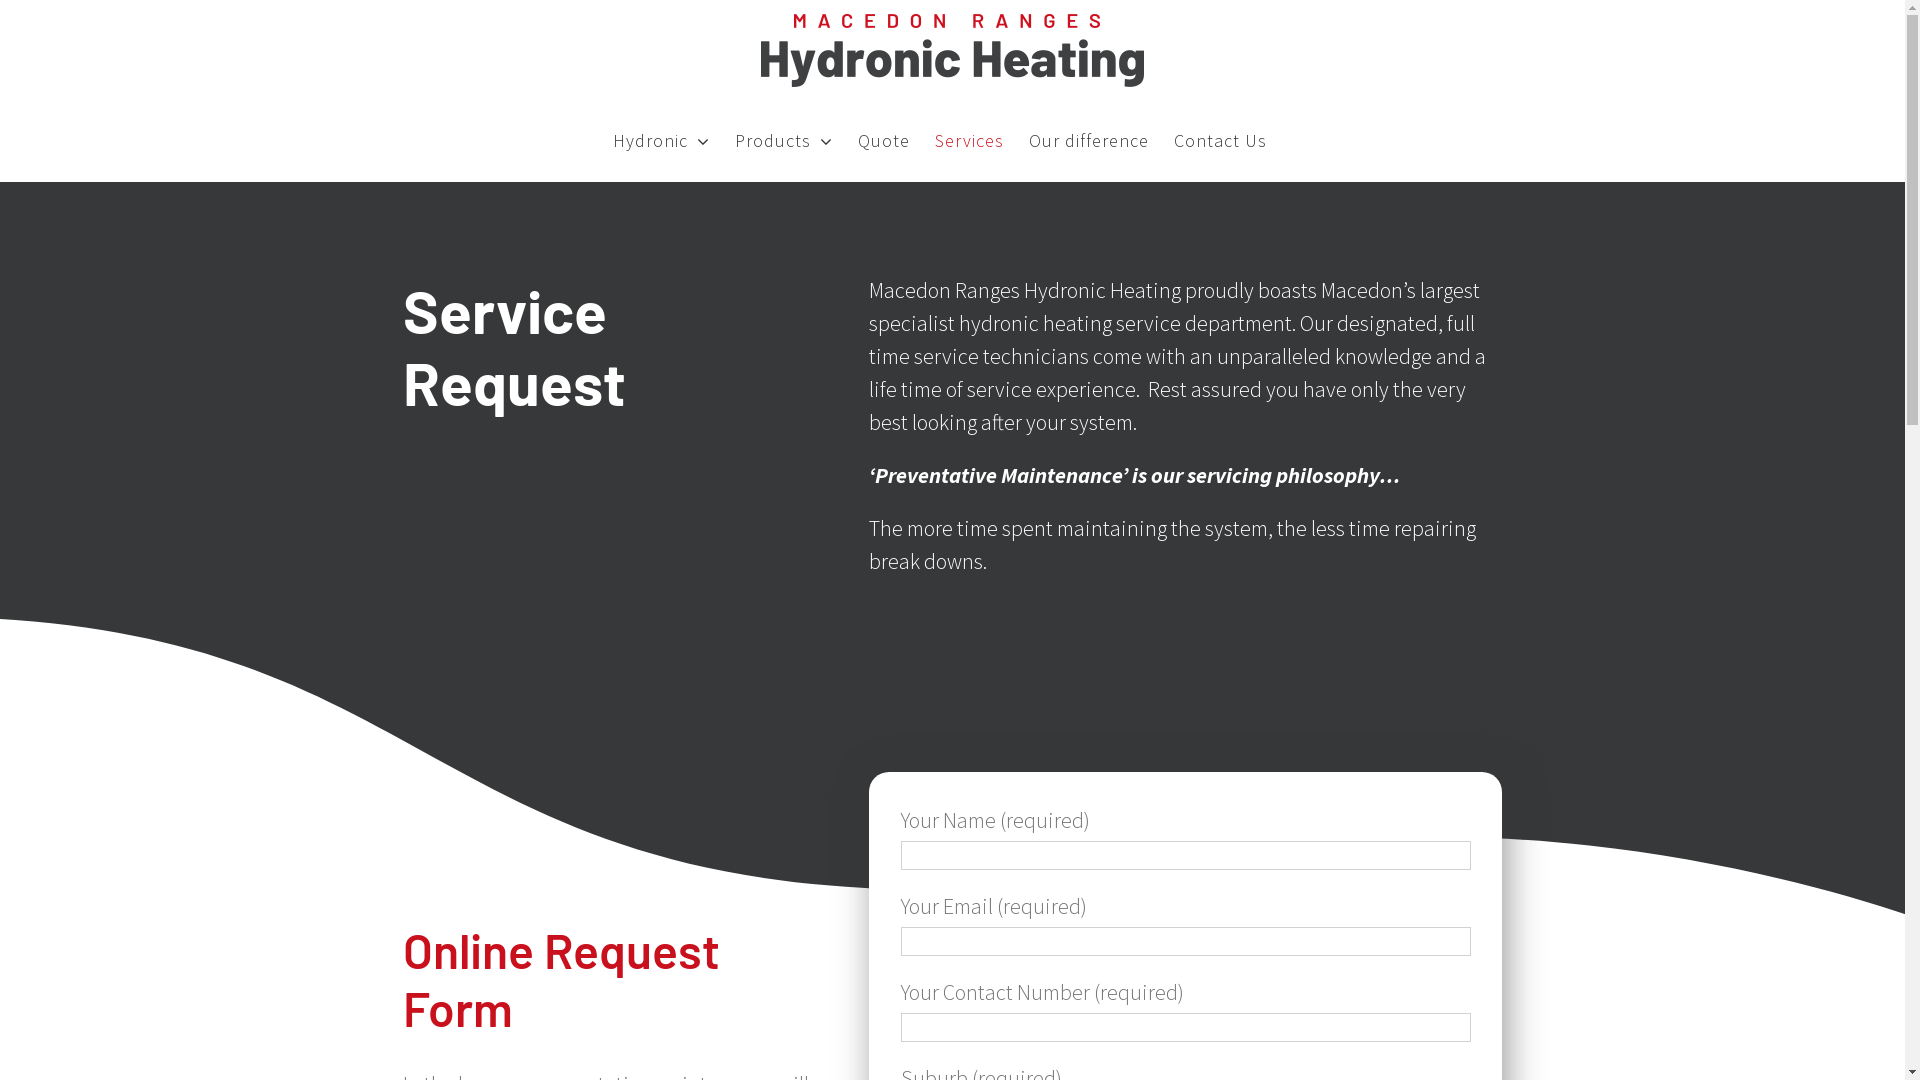  What do you see at coordinates (969, 140) in the screenshot?
I see `'Services'` at bounding box center [969, 140].